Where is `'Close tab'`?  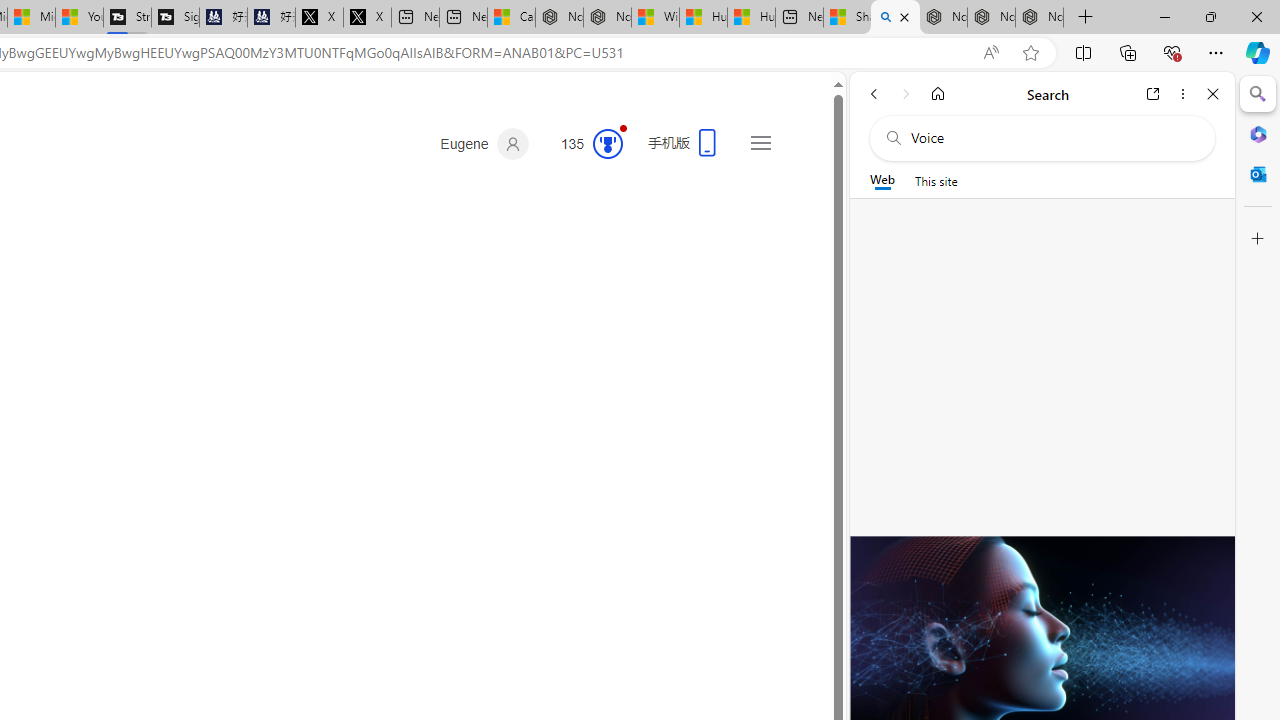
'Close tab' is located at coordinates (903, 17).